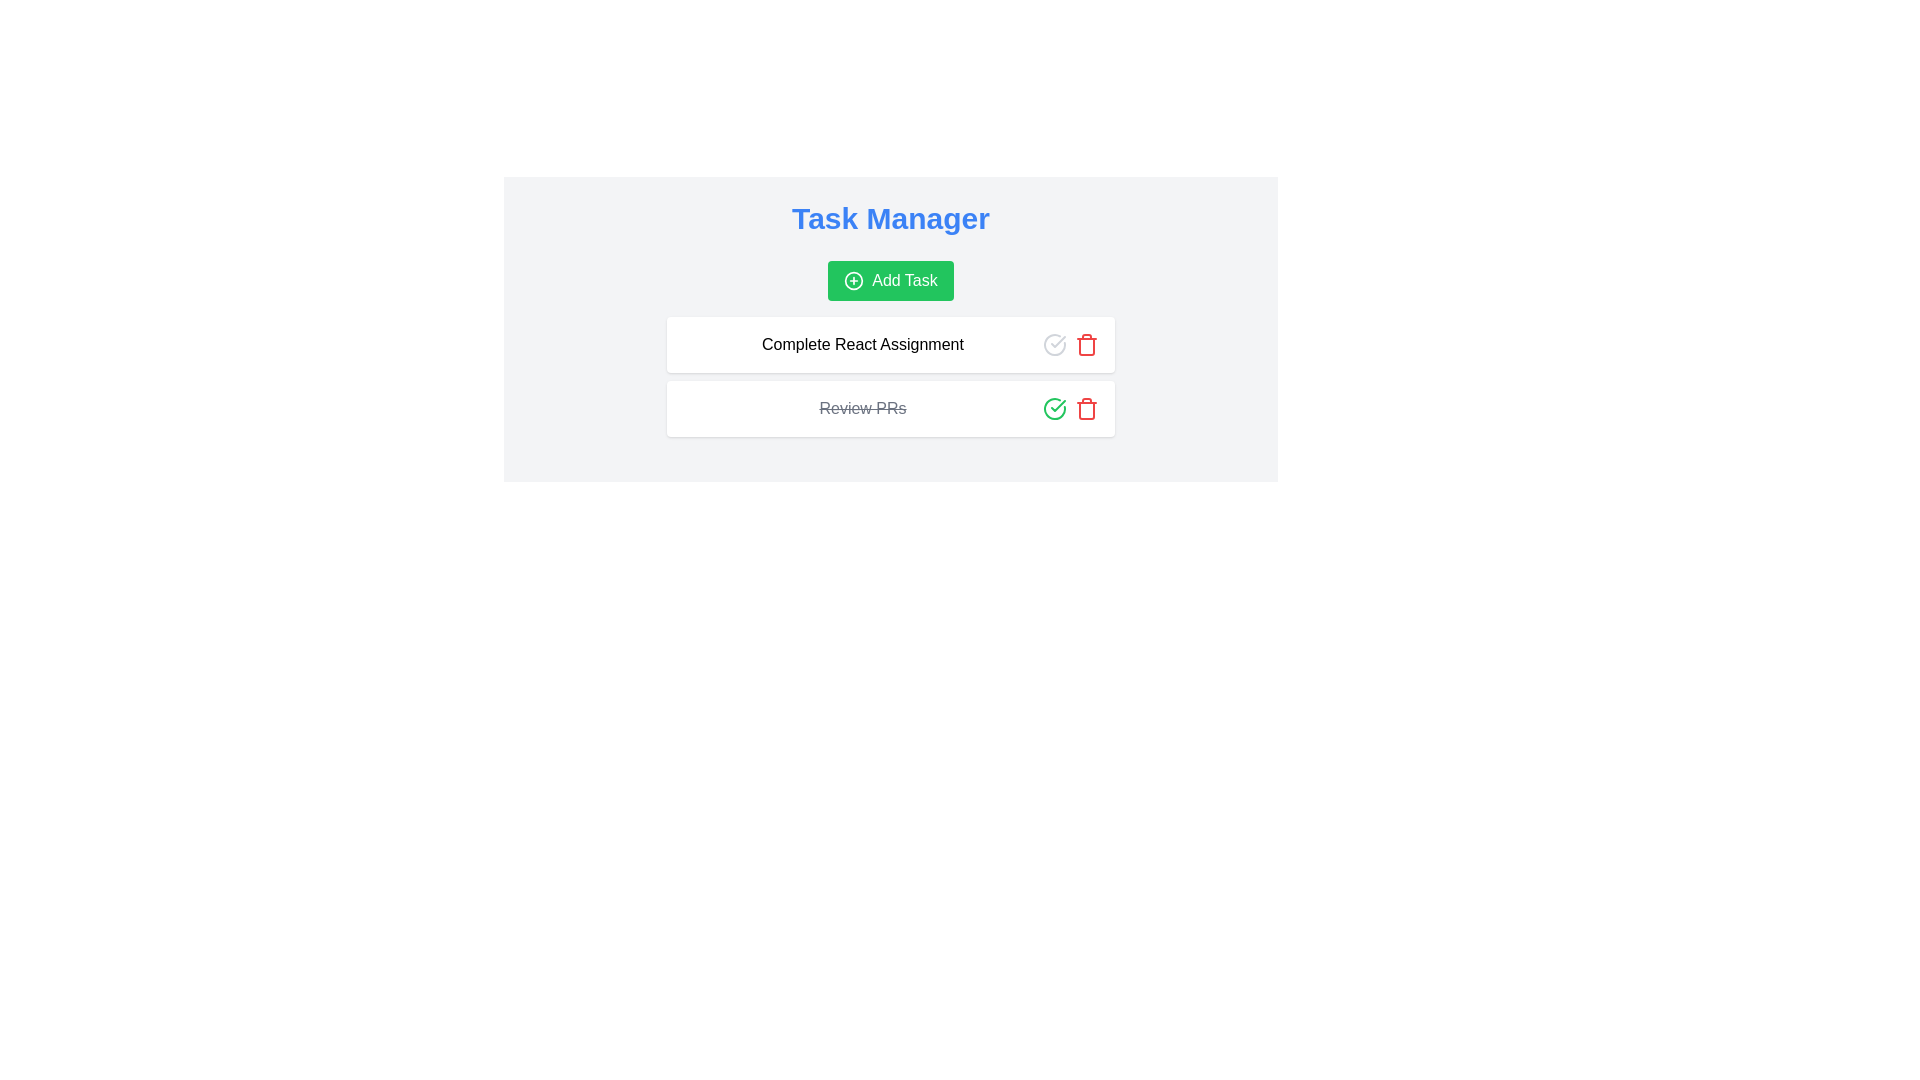 The height and width of the screenshot is (1080, 1920). I want to click on the second task item in the Task Manager, located below 'Complete React Assignment', so click(890, 407).